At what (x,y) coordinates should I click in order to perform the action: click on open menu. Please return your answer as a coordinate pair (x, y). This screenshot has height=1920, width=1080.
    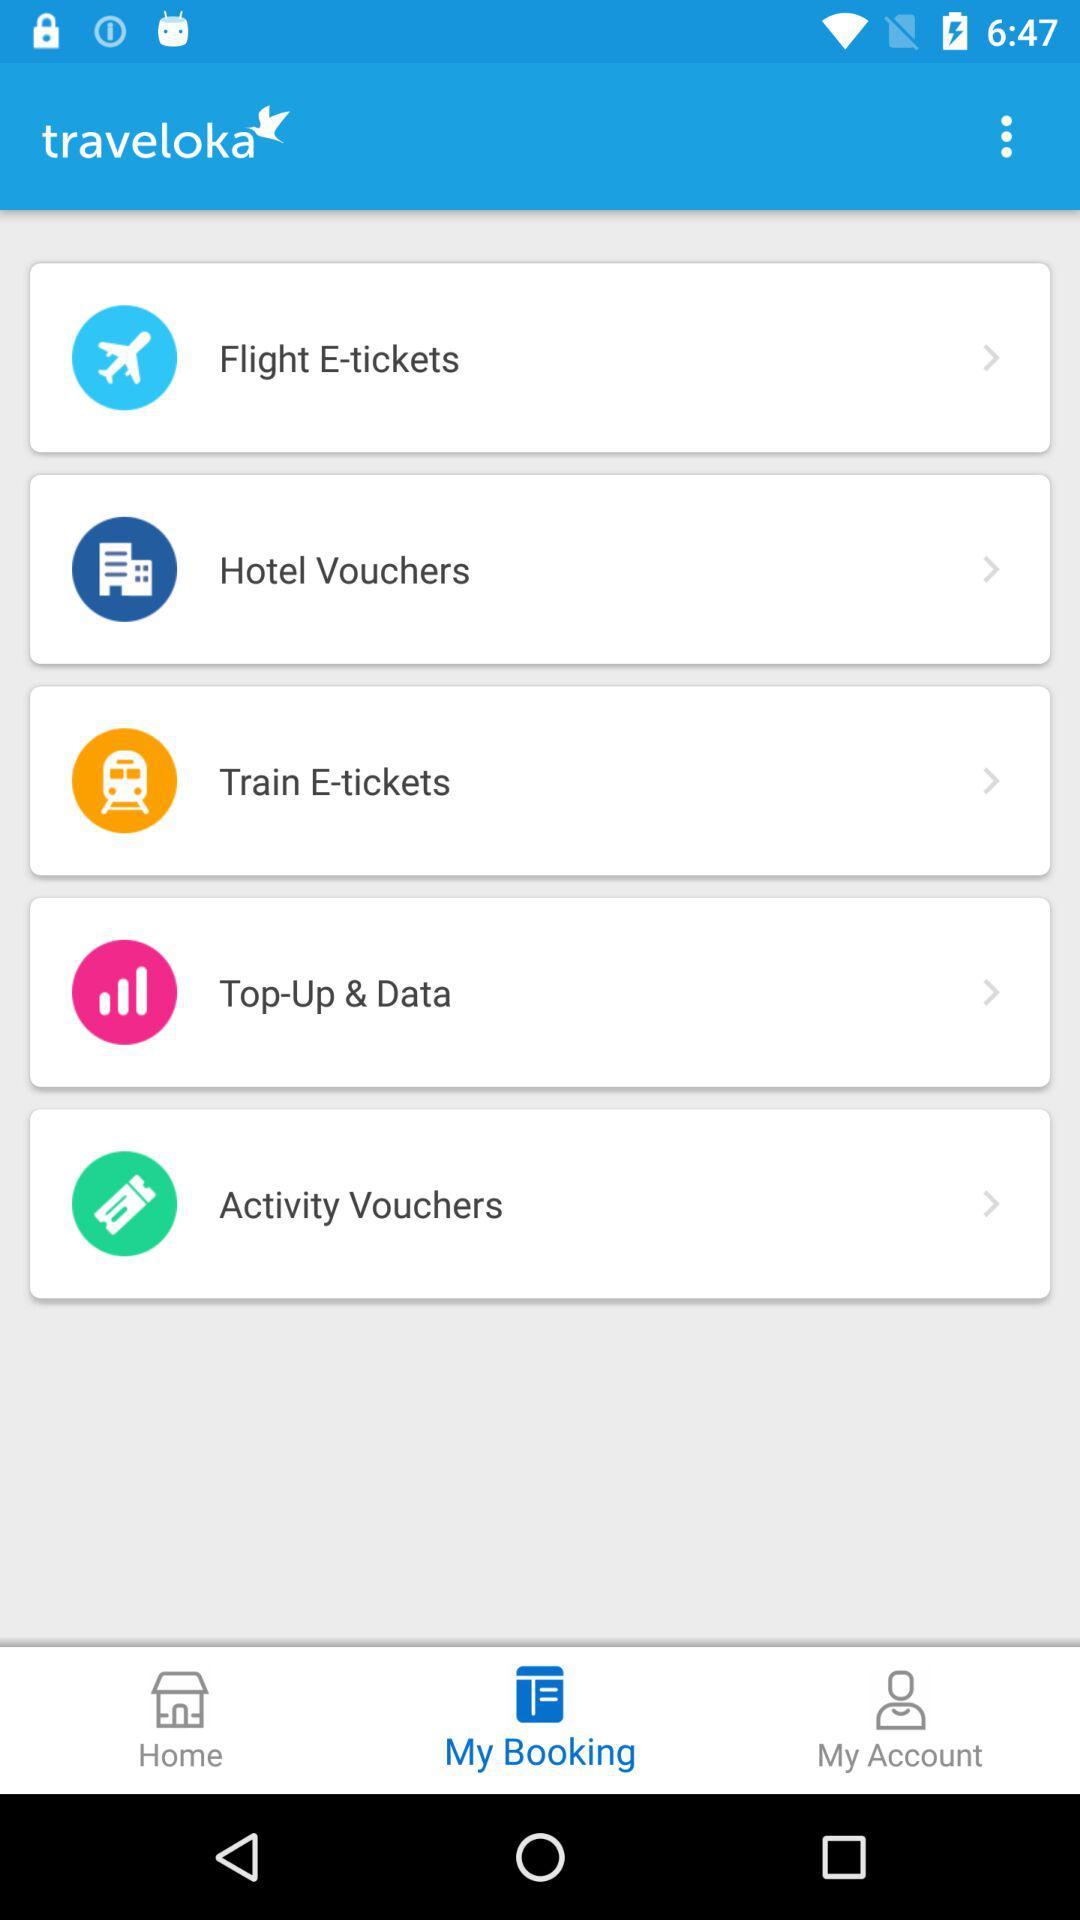
    Looking at the image, I should click on (1006, 135).